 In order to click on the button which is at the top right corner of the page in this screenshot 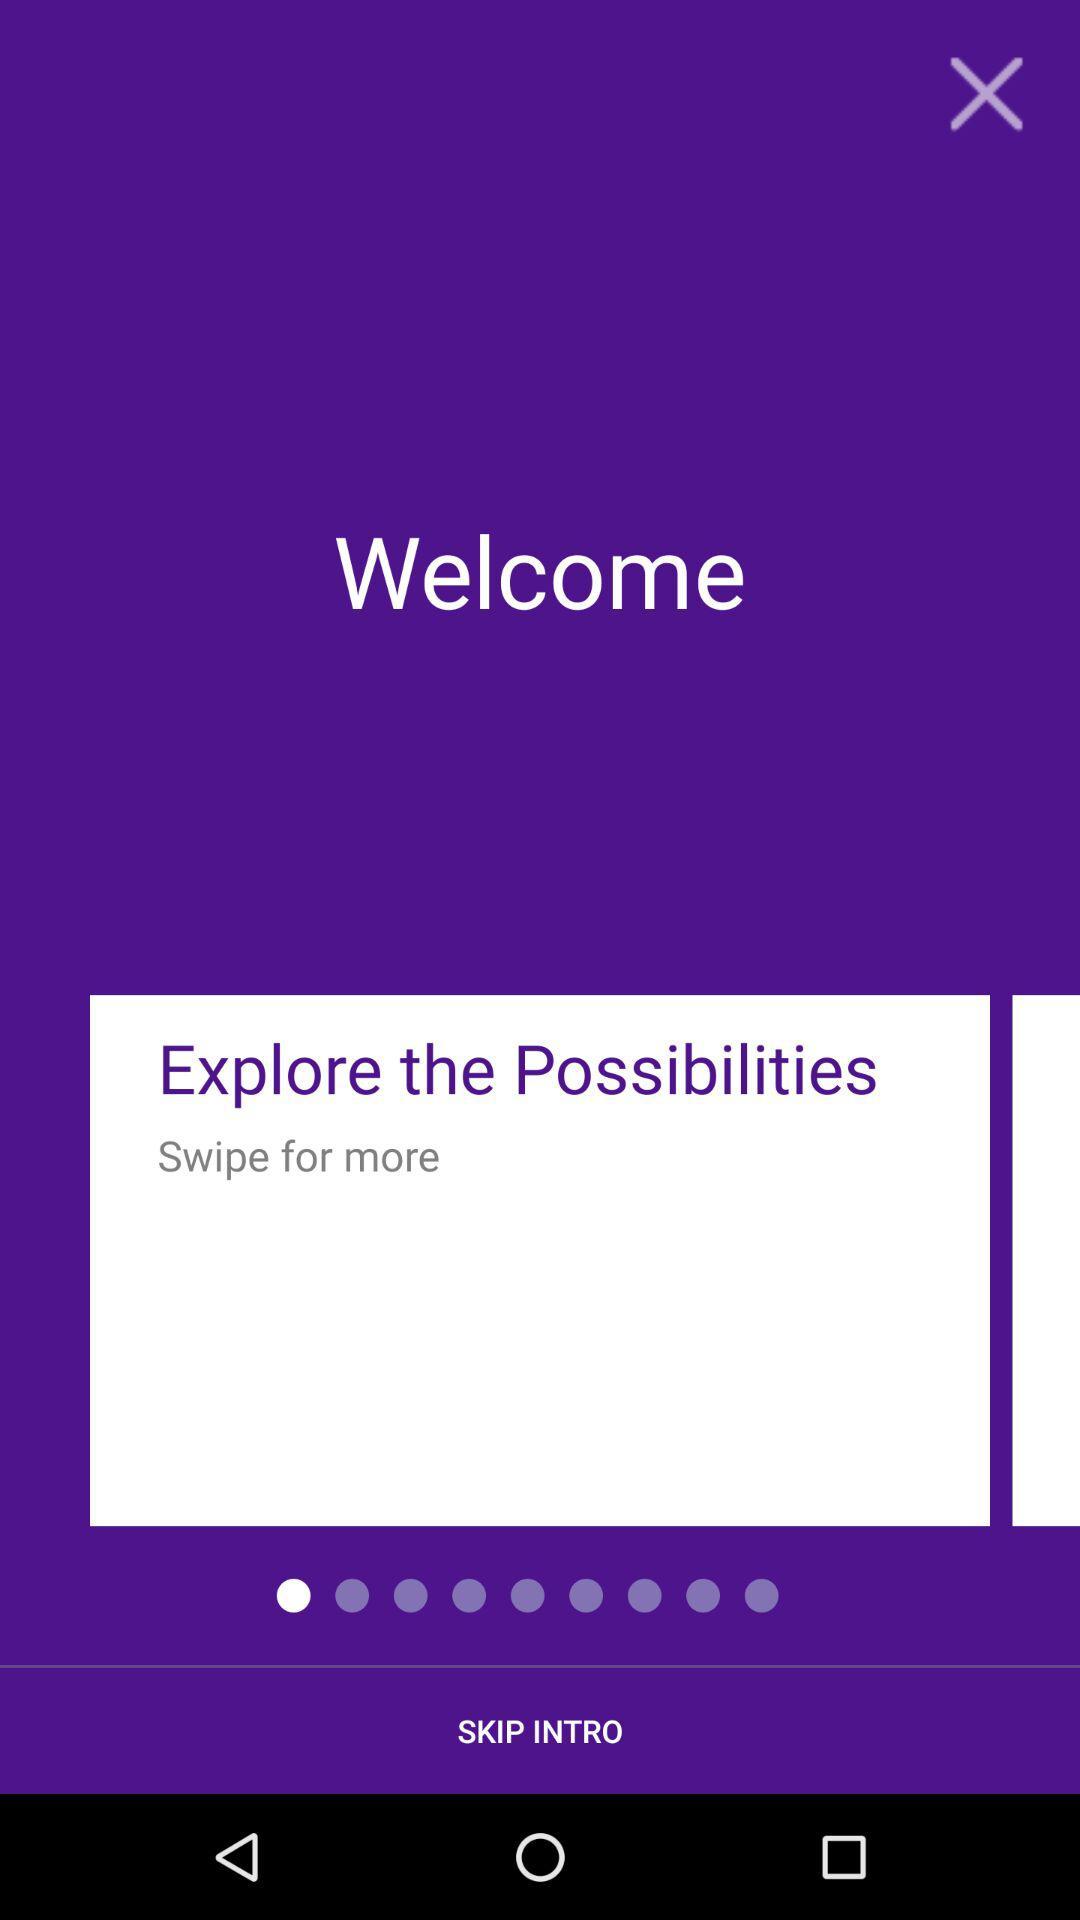, I will do `click(985, 92)`.